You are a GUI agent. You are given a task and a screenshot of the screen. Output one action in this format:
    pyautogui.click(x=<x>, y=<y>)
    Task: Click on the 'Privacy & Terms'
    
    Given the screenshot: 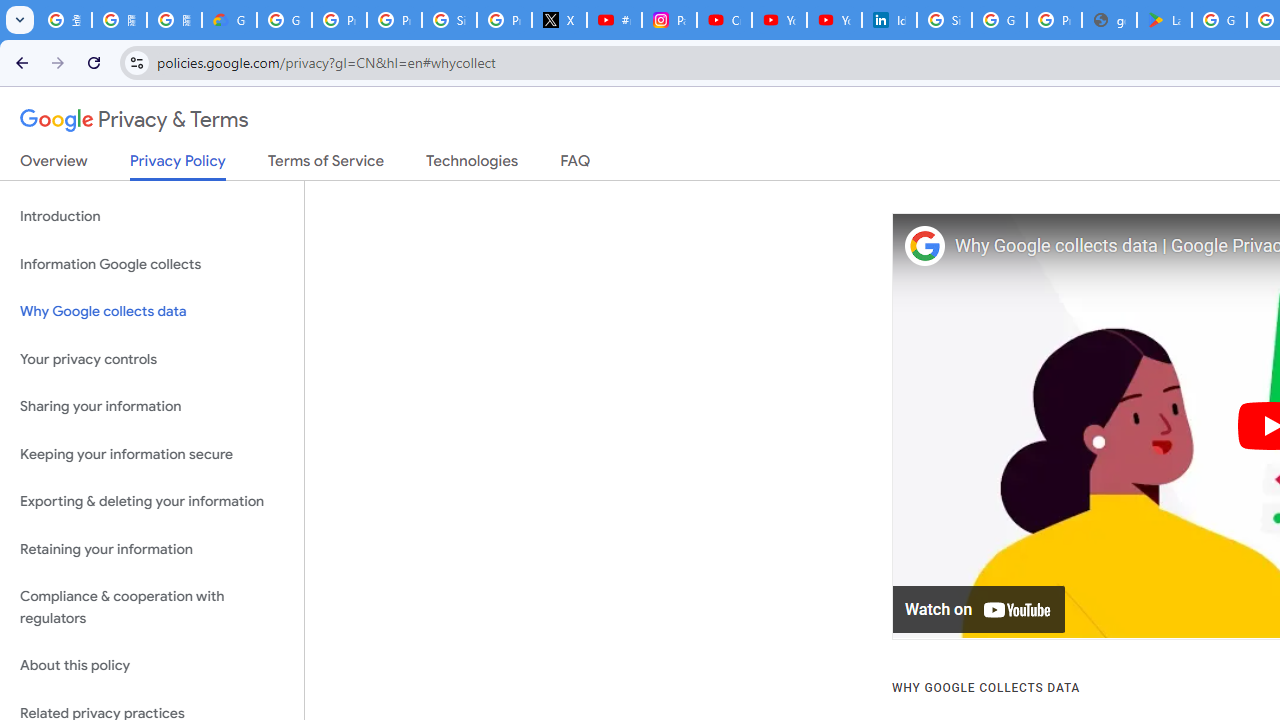 What is the action you would take?
    pyautogui.click(x=134, y=120)
    